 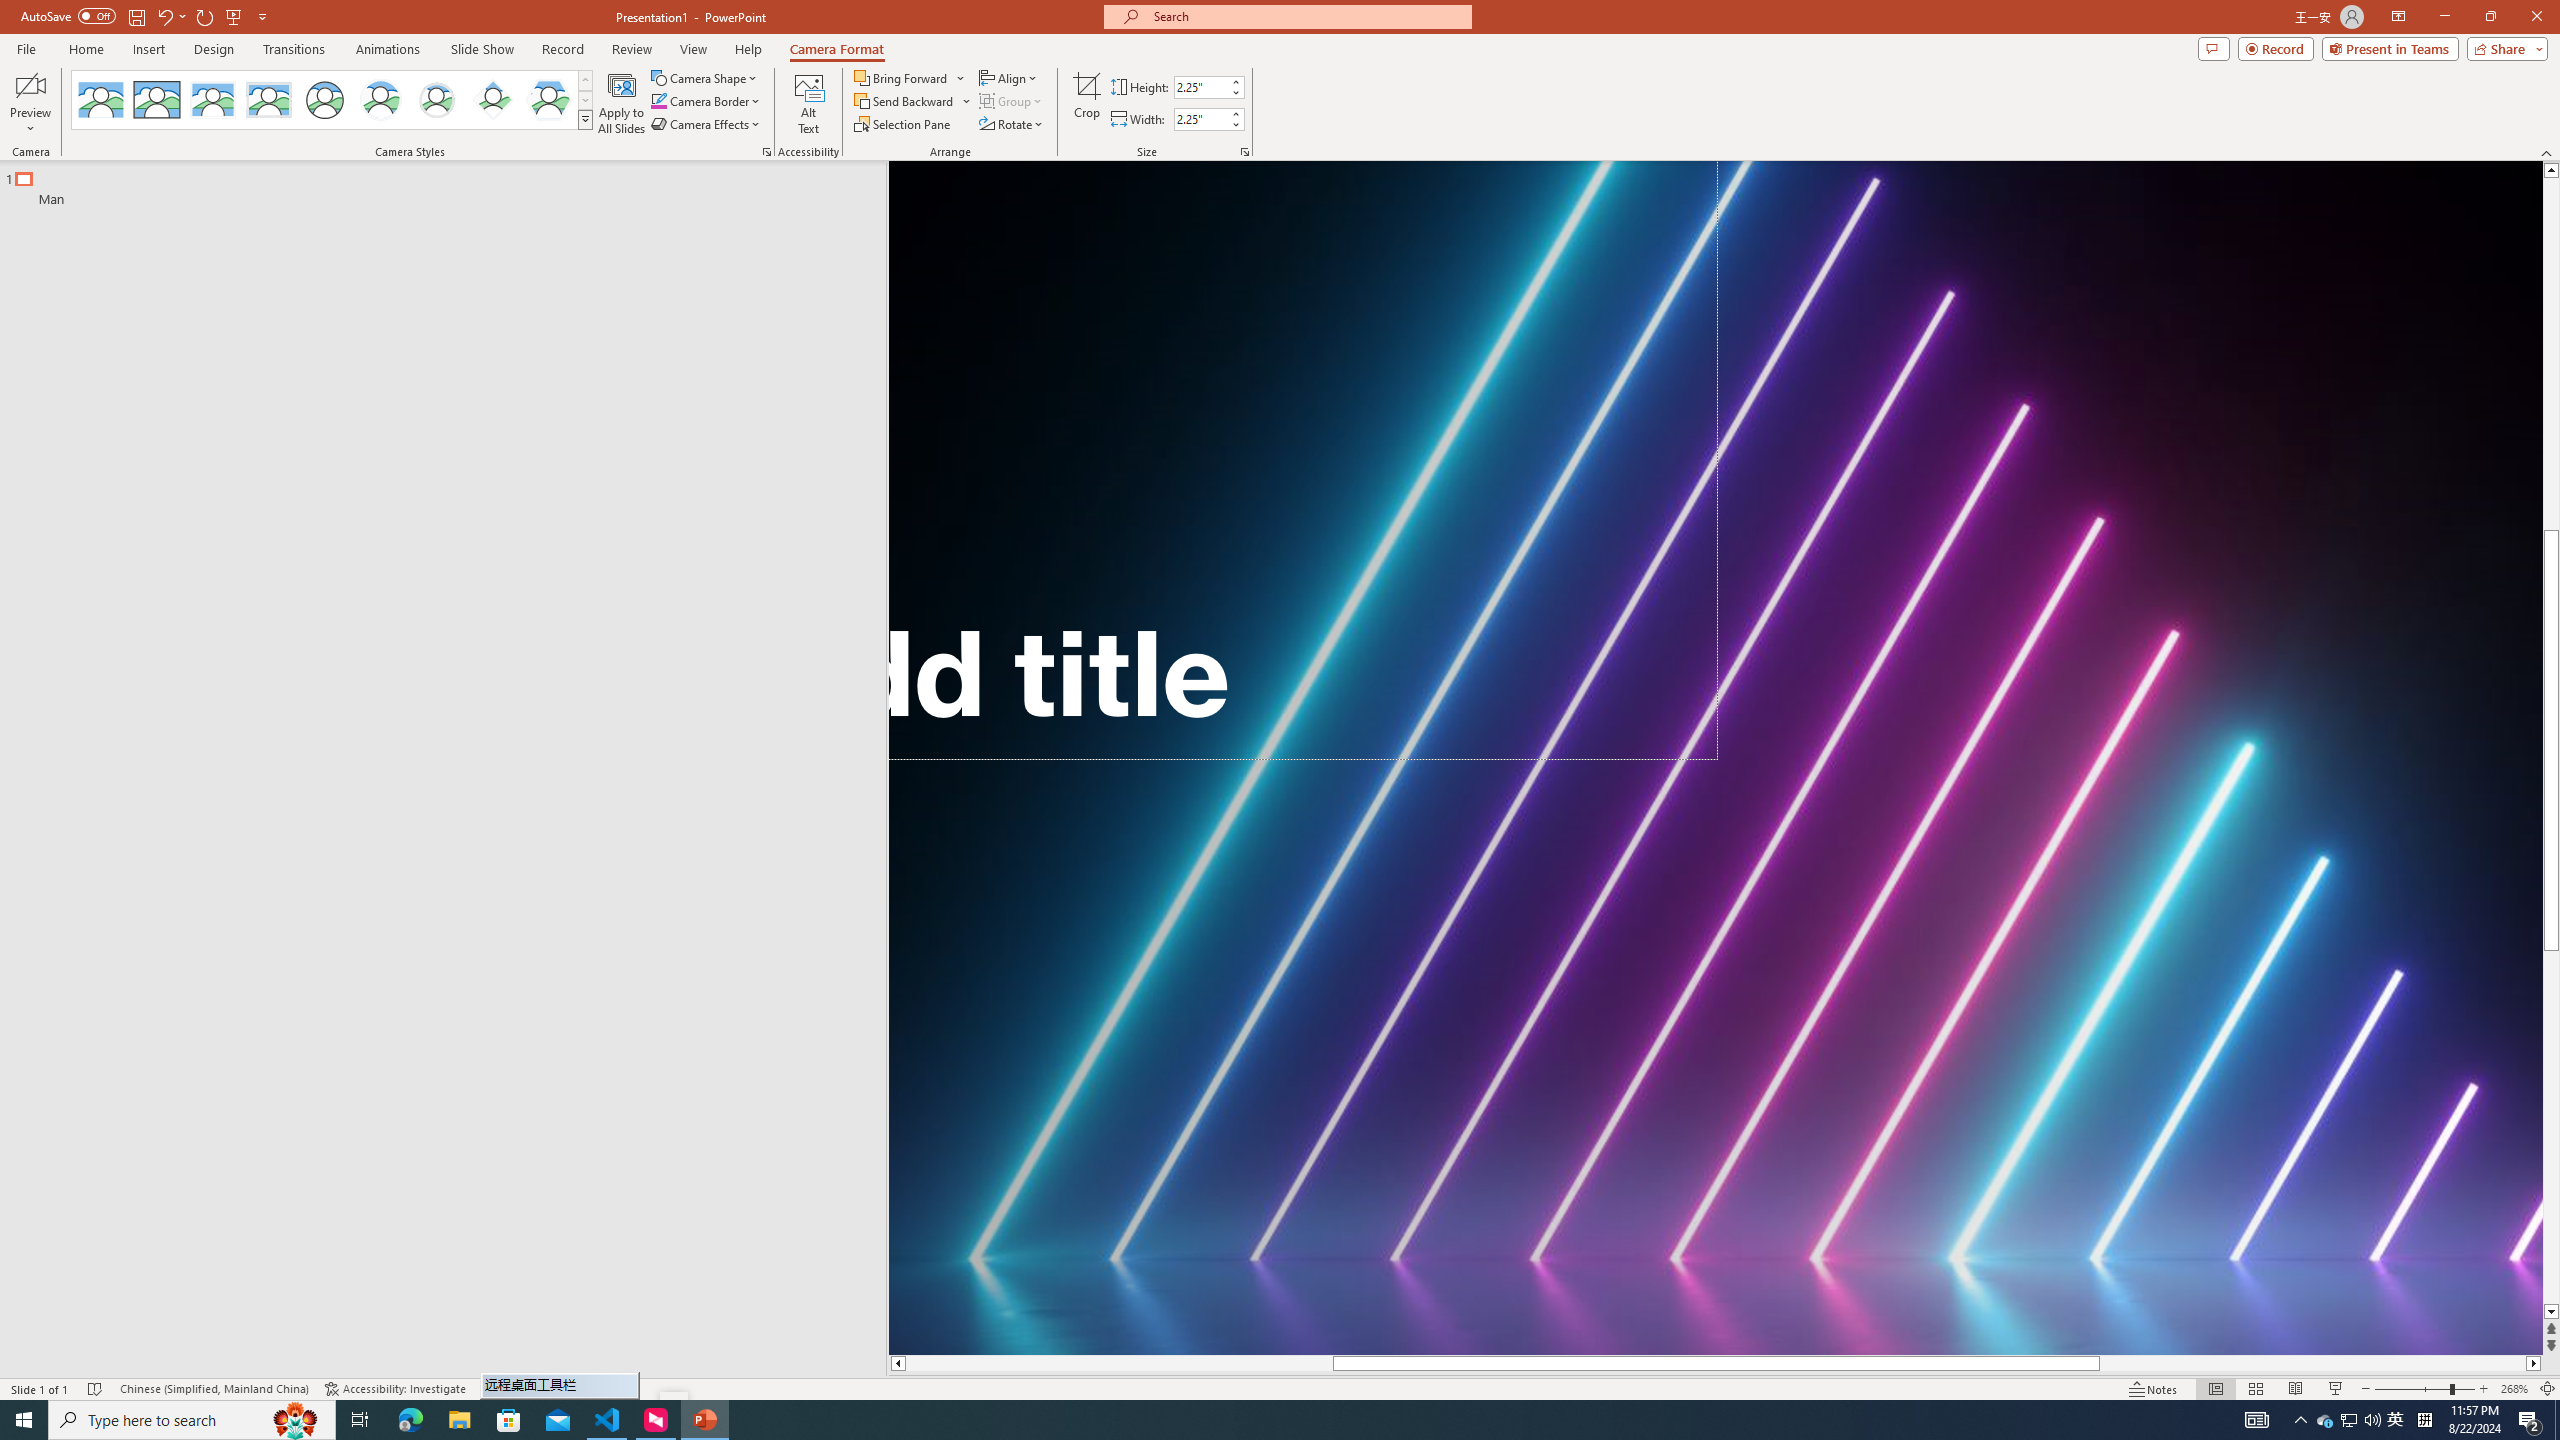 What do you see at coordinates (549, 99) in the screenshot?
I see `'Center Shadow Hexagon'` at bounding box center [549, 99].